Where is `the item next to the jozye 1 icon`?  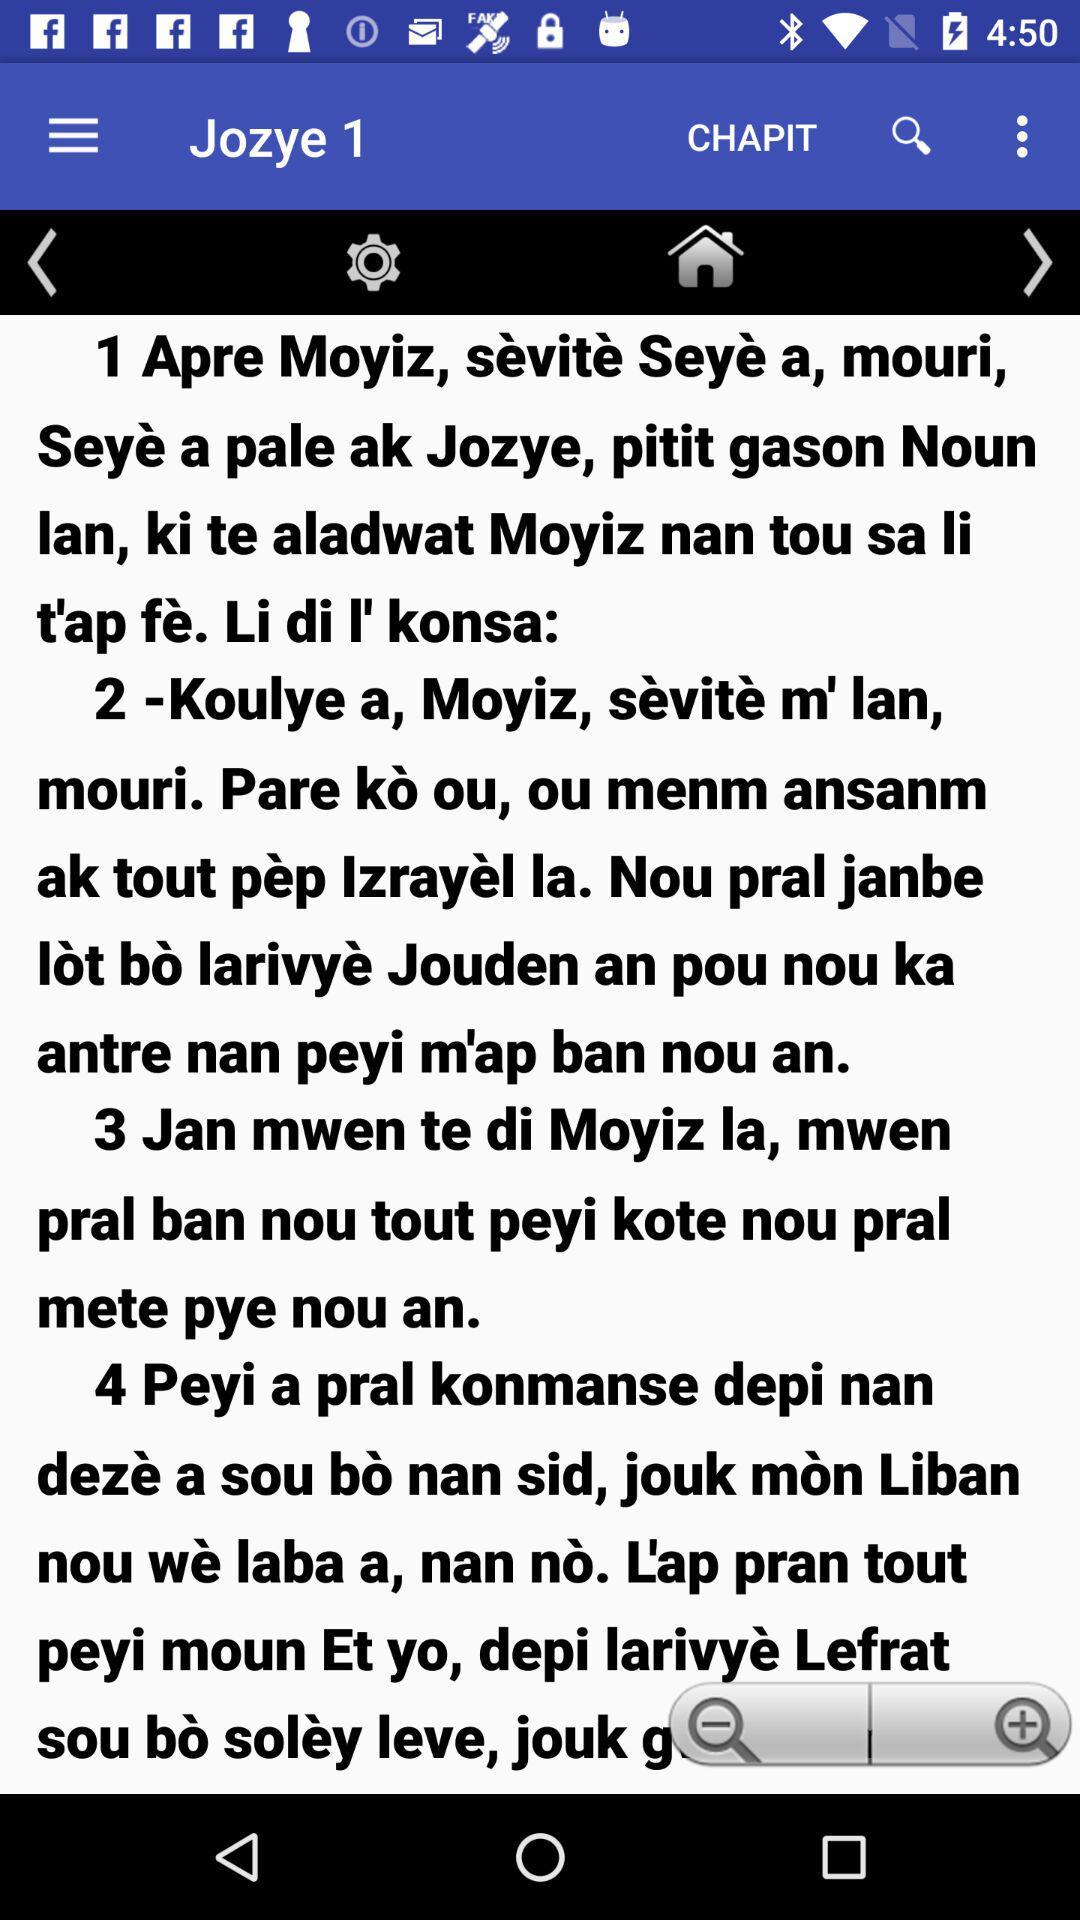
the item next to the jozye 1 icon is located at coordinates (752, 135).